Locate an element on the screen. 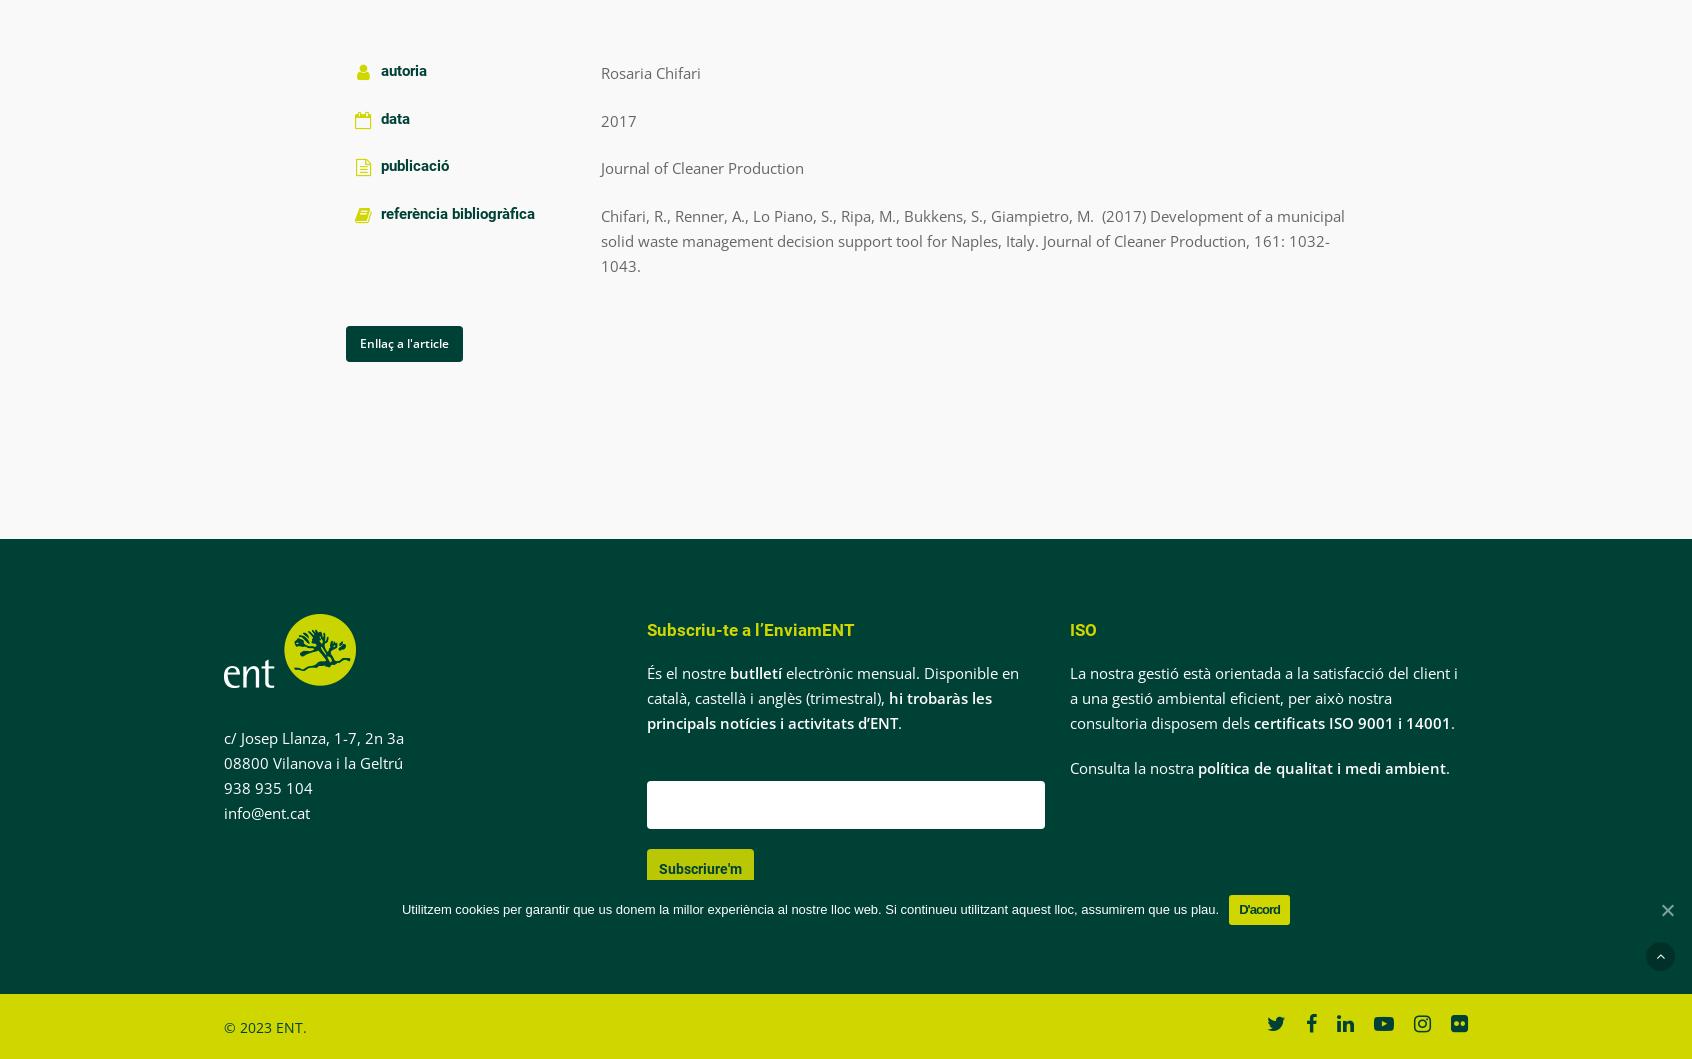 Image resolution: width=1692 pixels, height=1059 pixels. 'data' is located at coordinates (395, 116).